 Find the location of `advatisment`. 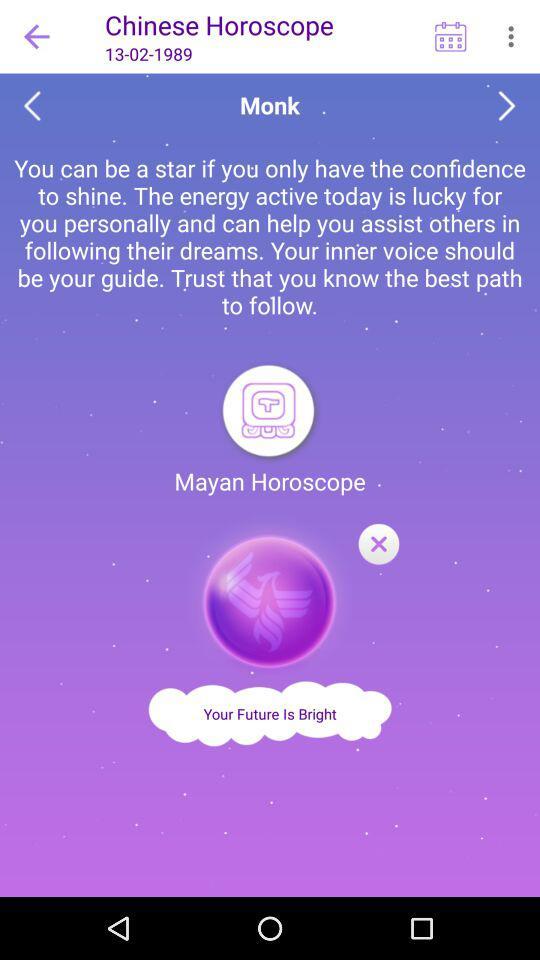

advatisment is located at coordinates (270, 595).